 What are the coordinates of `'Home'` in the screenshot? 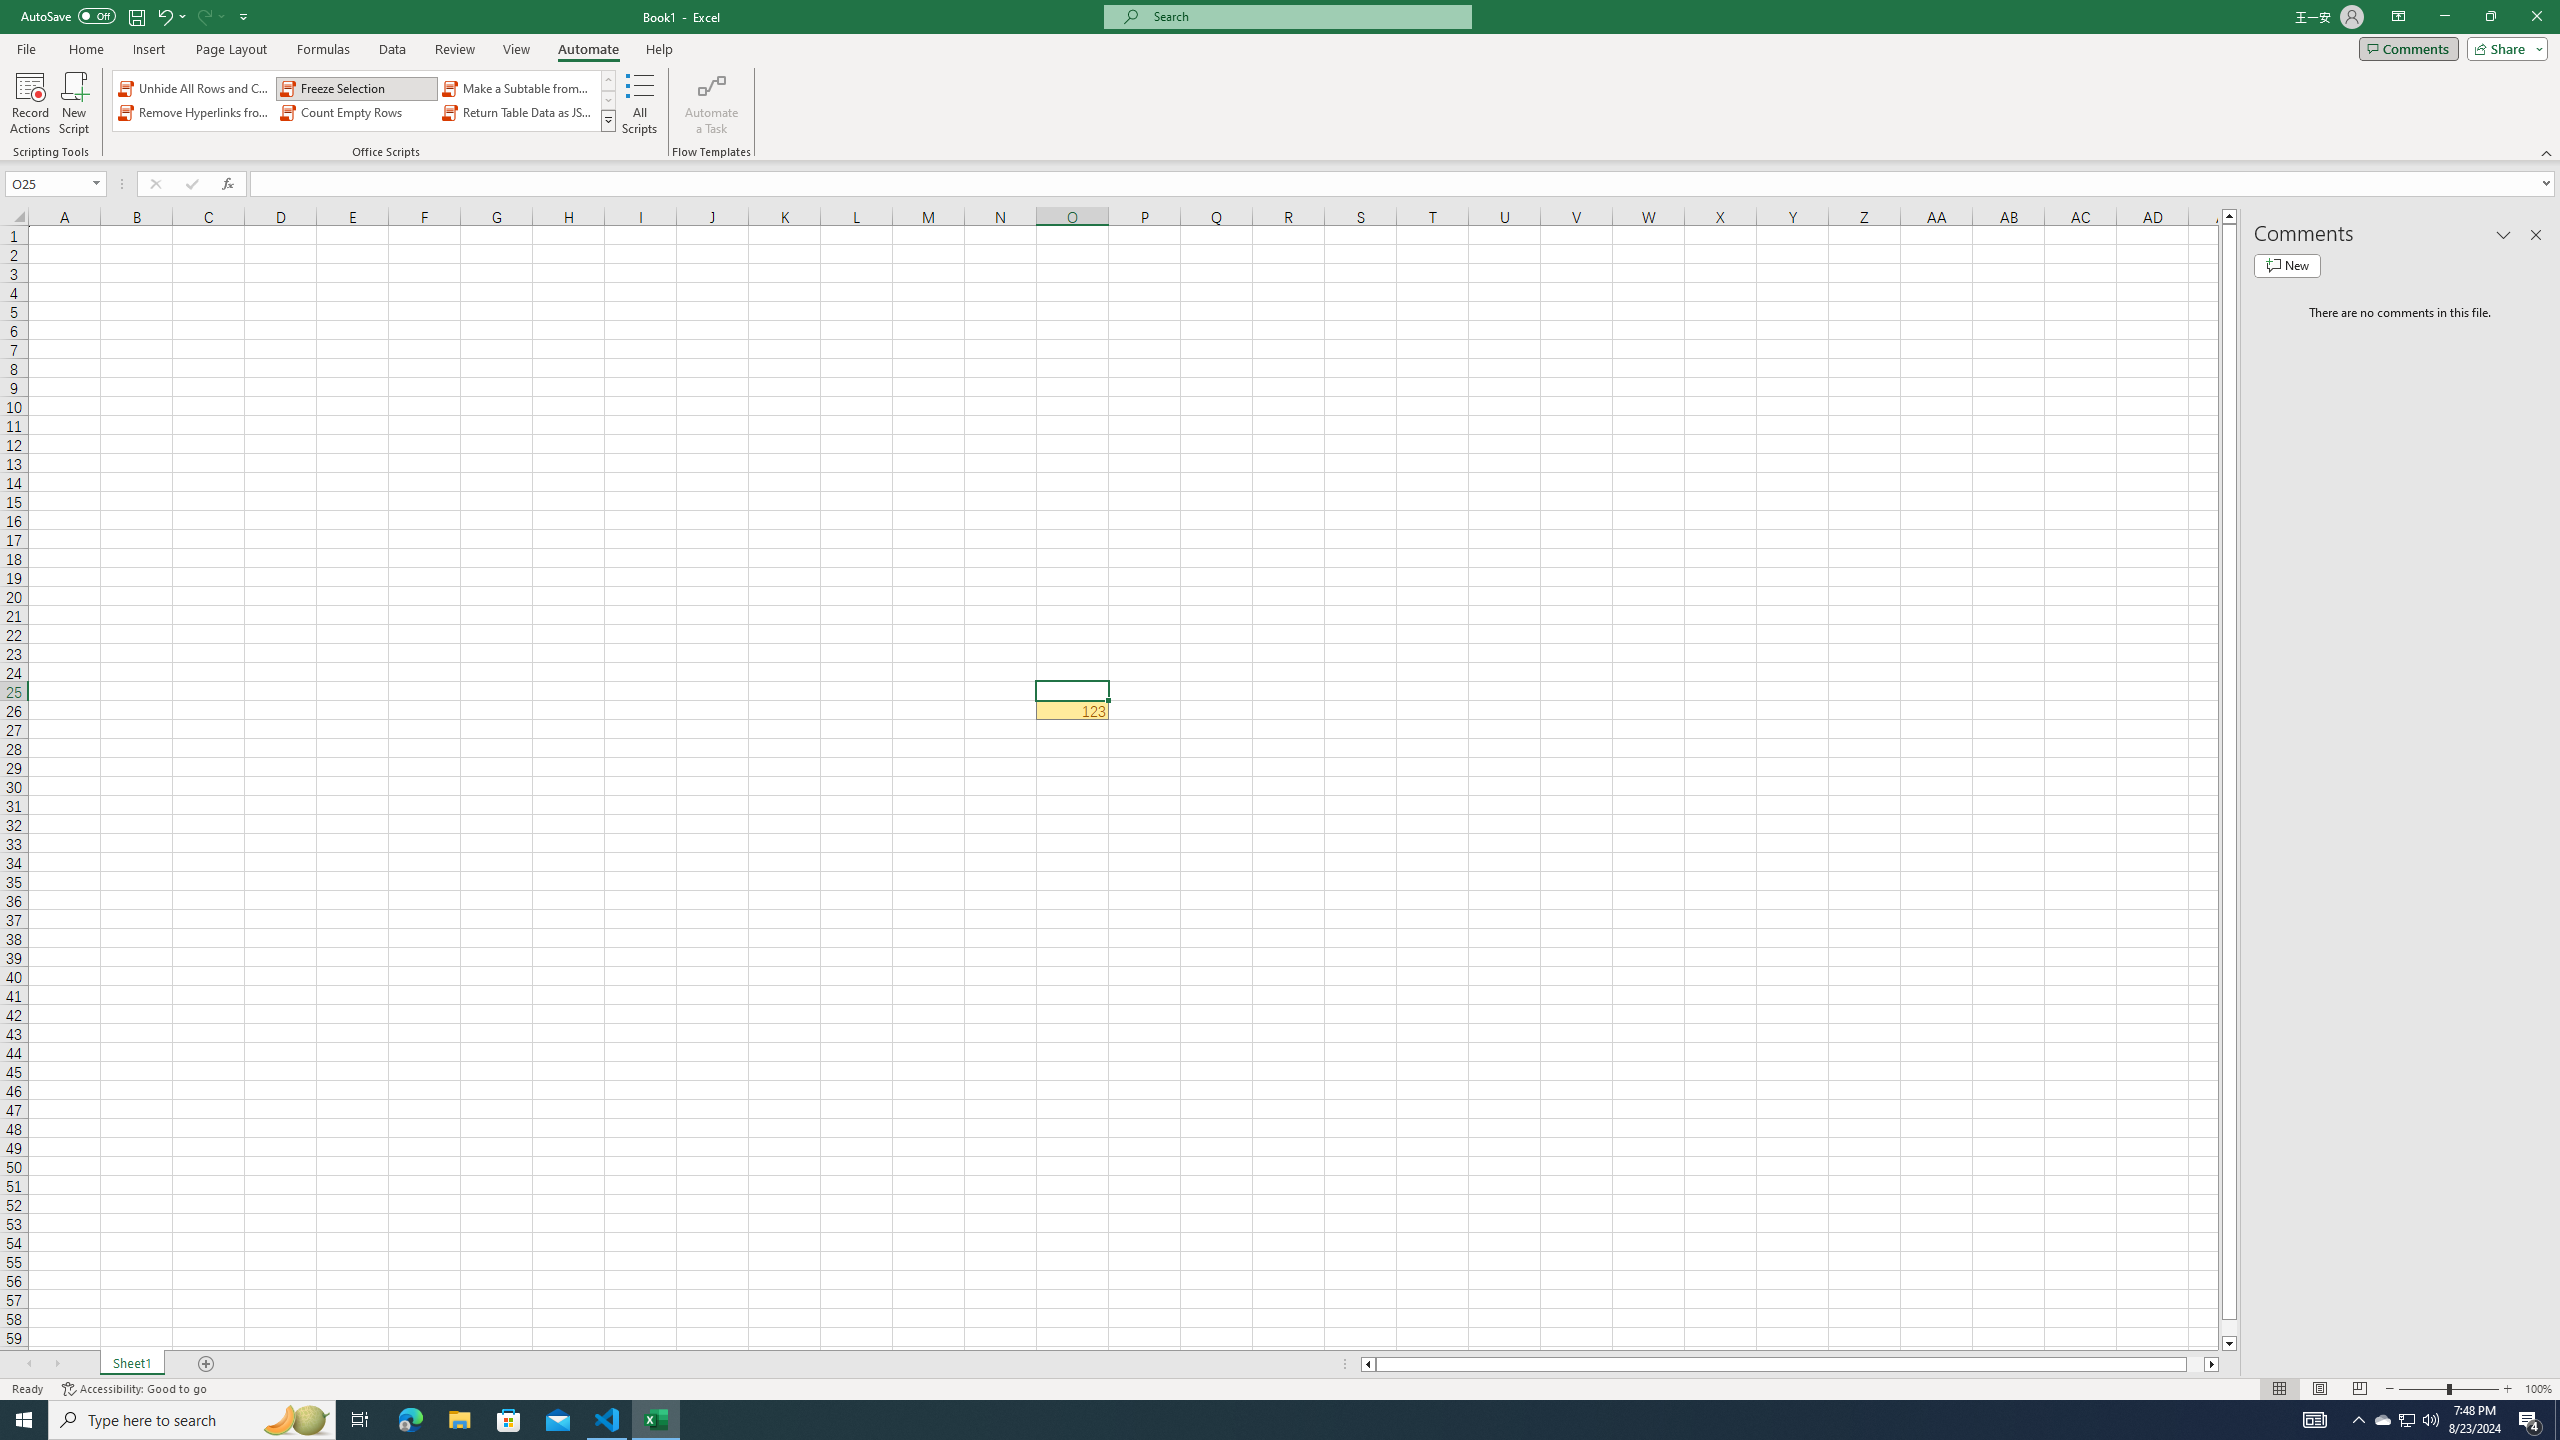 It's located at (85, 49).